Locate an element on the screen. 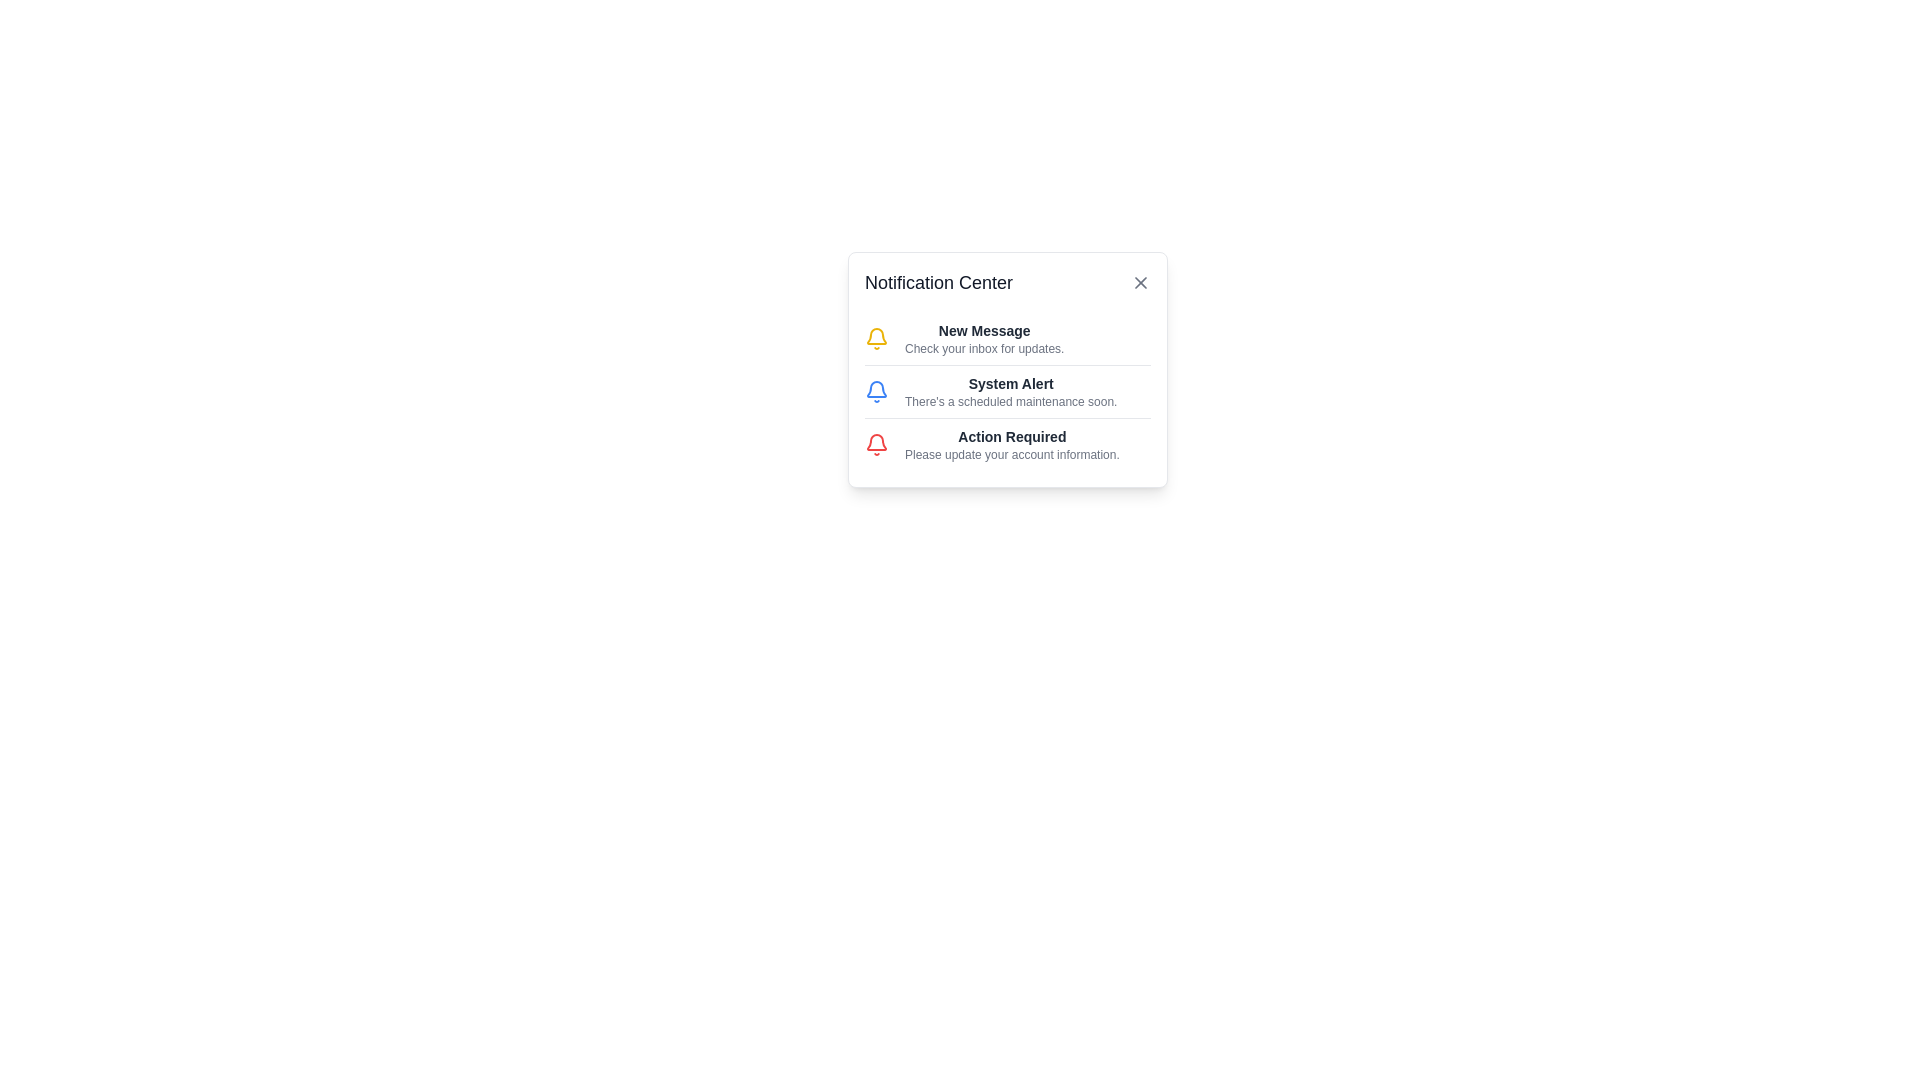  the 'X' shaped icon in the top-right corner of the 'Notification Center' card for visual feedback is located at coordinates (1141, 282).